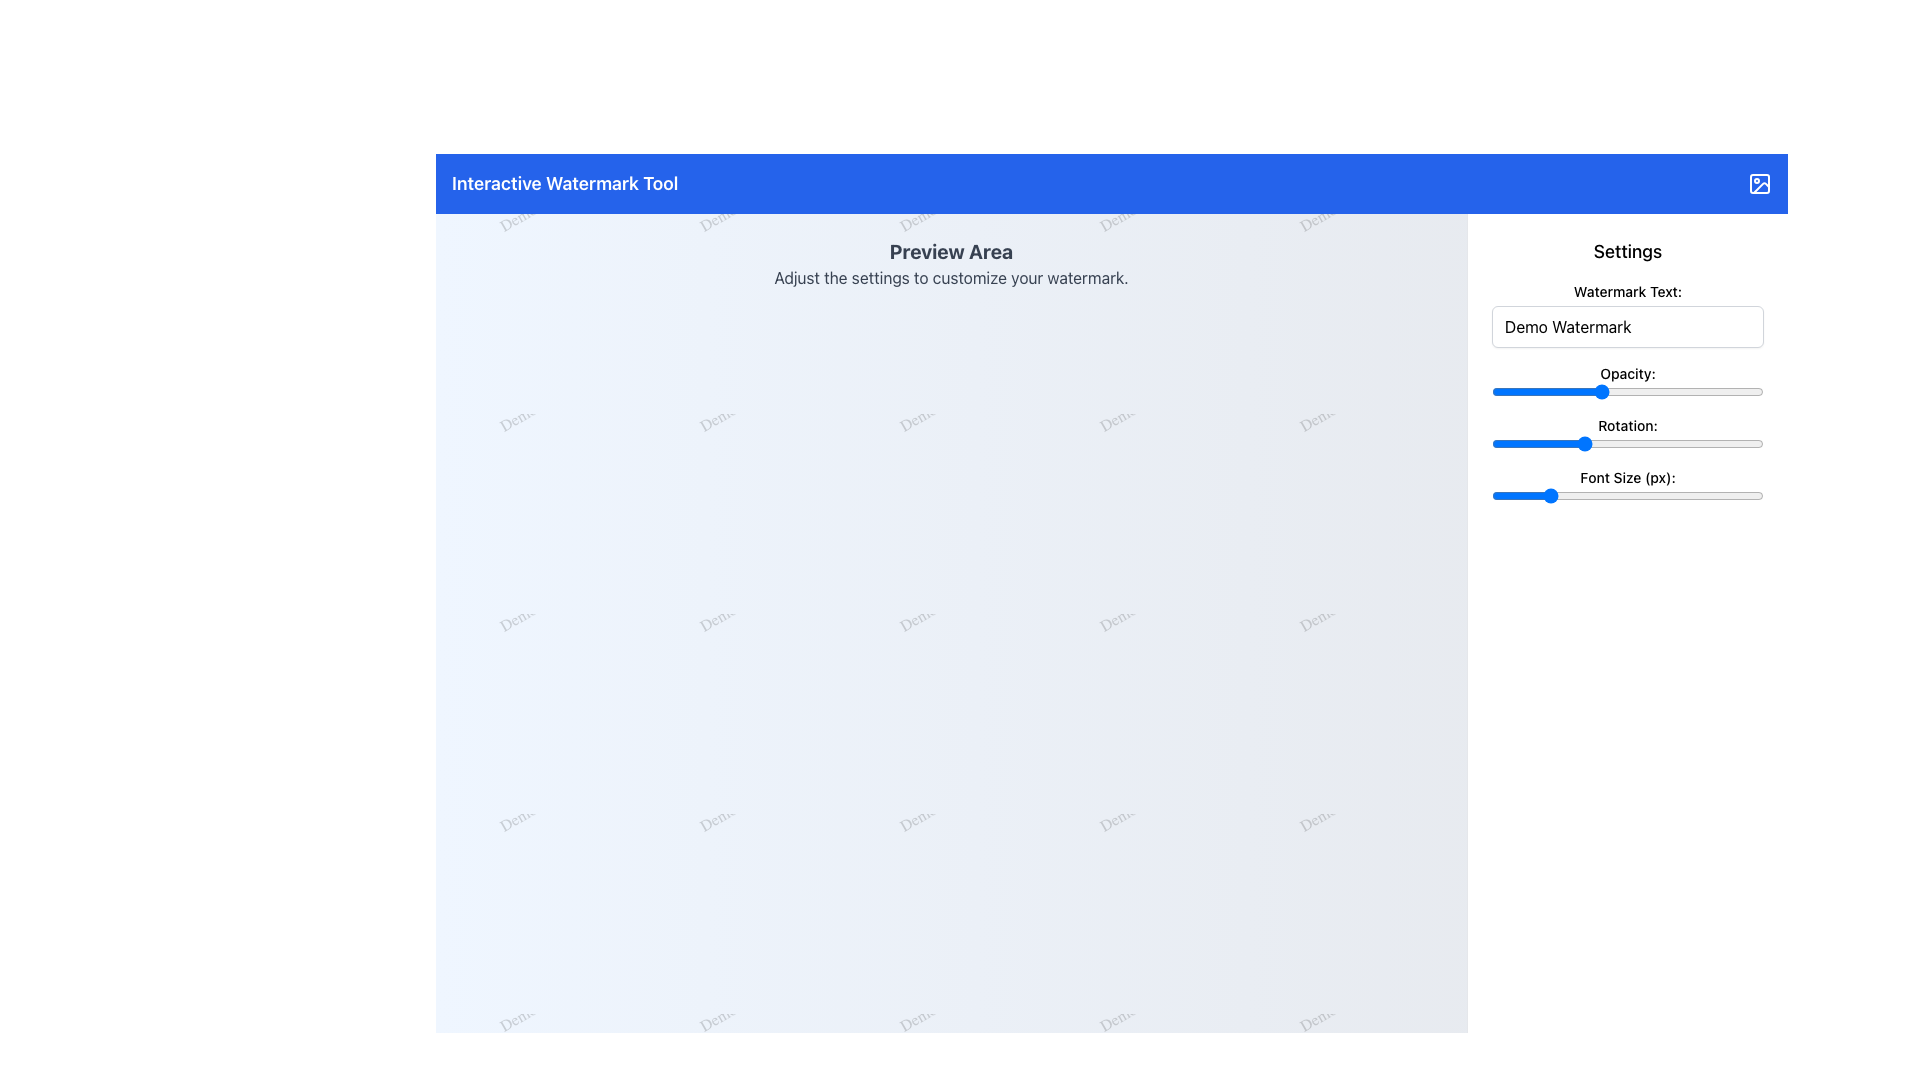 This screenshot has height=1080, width=1920. I want to click on the single-line text input box labeled 'Watermark Text:', so click(1627, 326).